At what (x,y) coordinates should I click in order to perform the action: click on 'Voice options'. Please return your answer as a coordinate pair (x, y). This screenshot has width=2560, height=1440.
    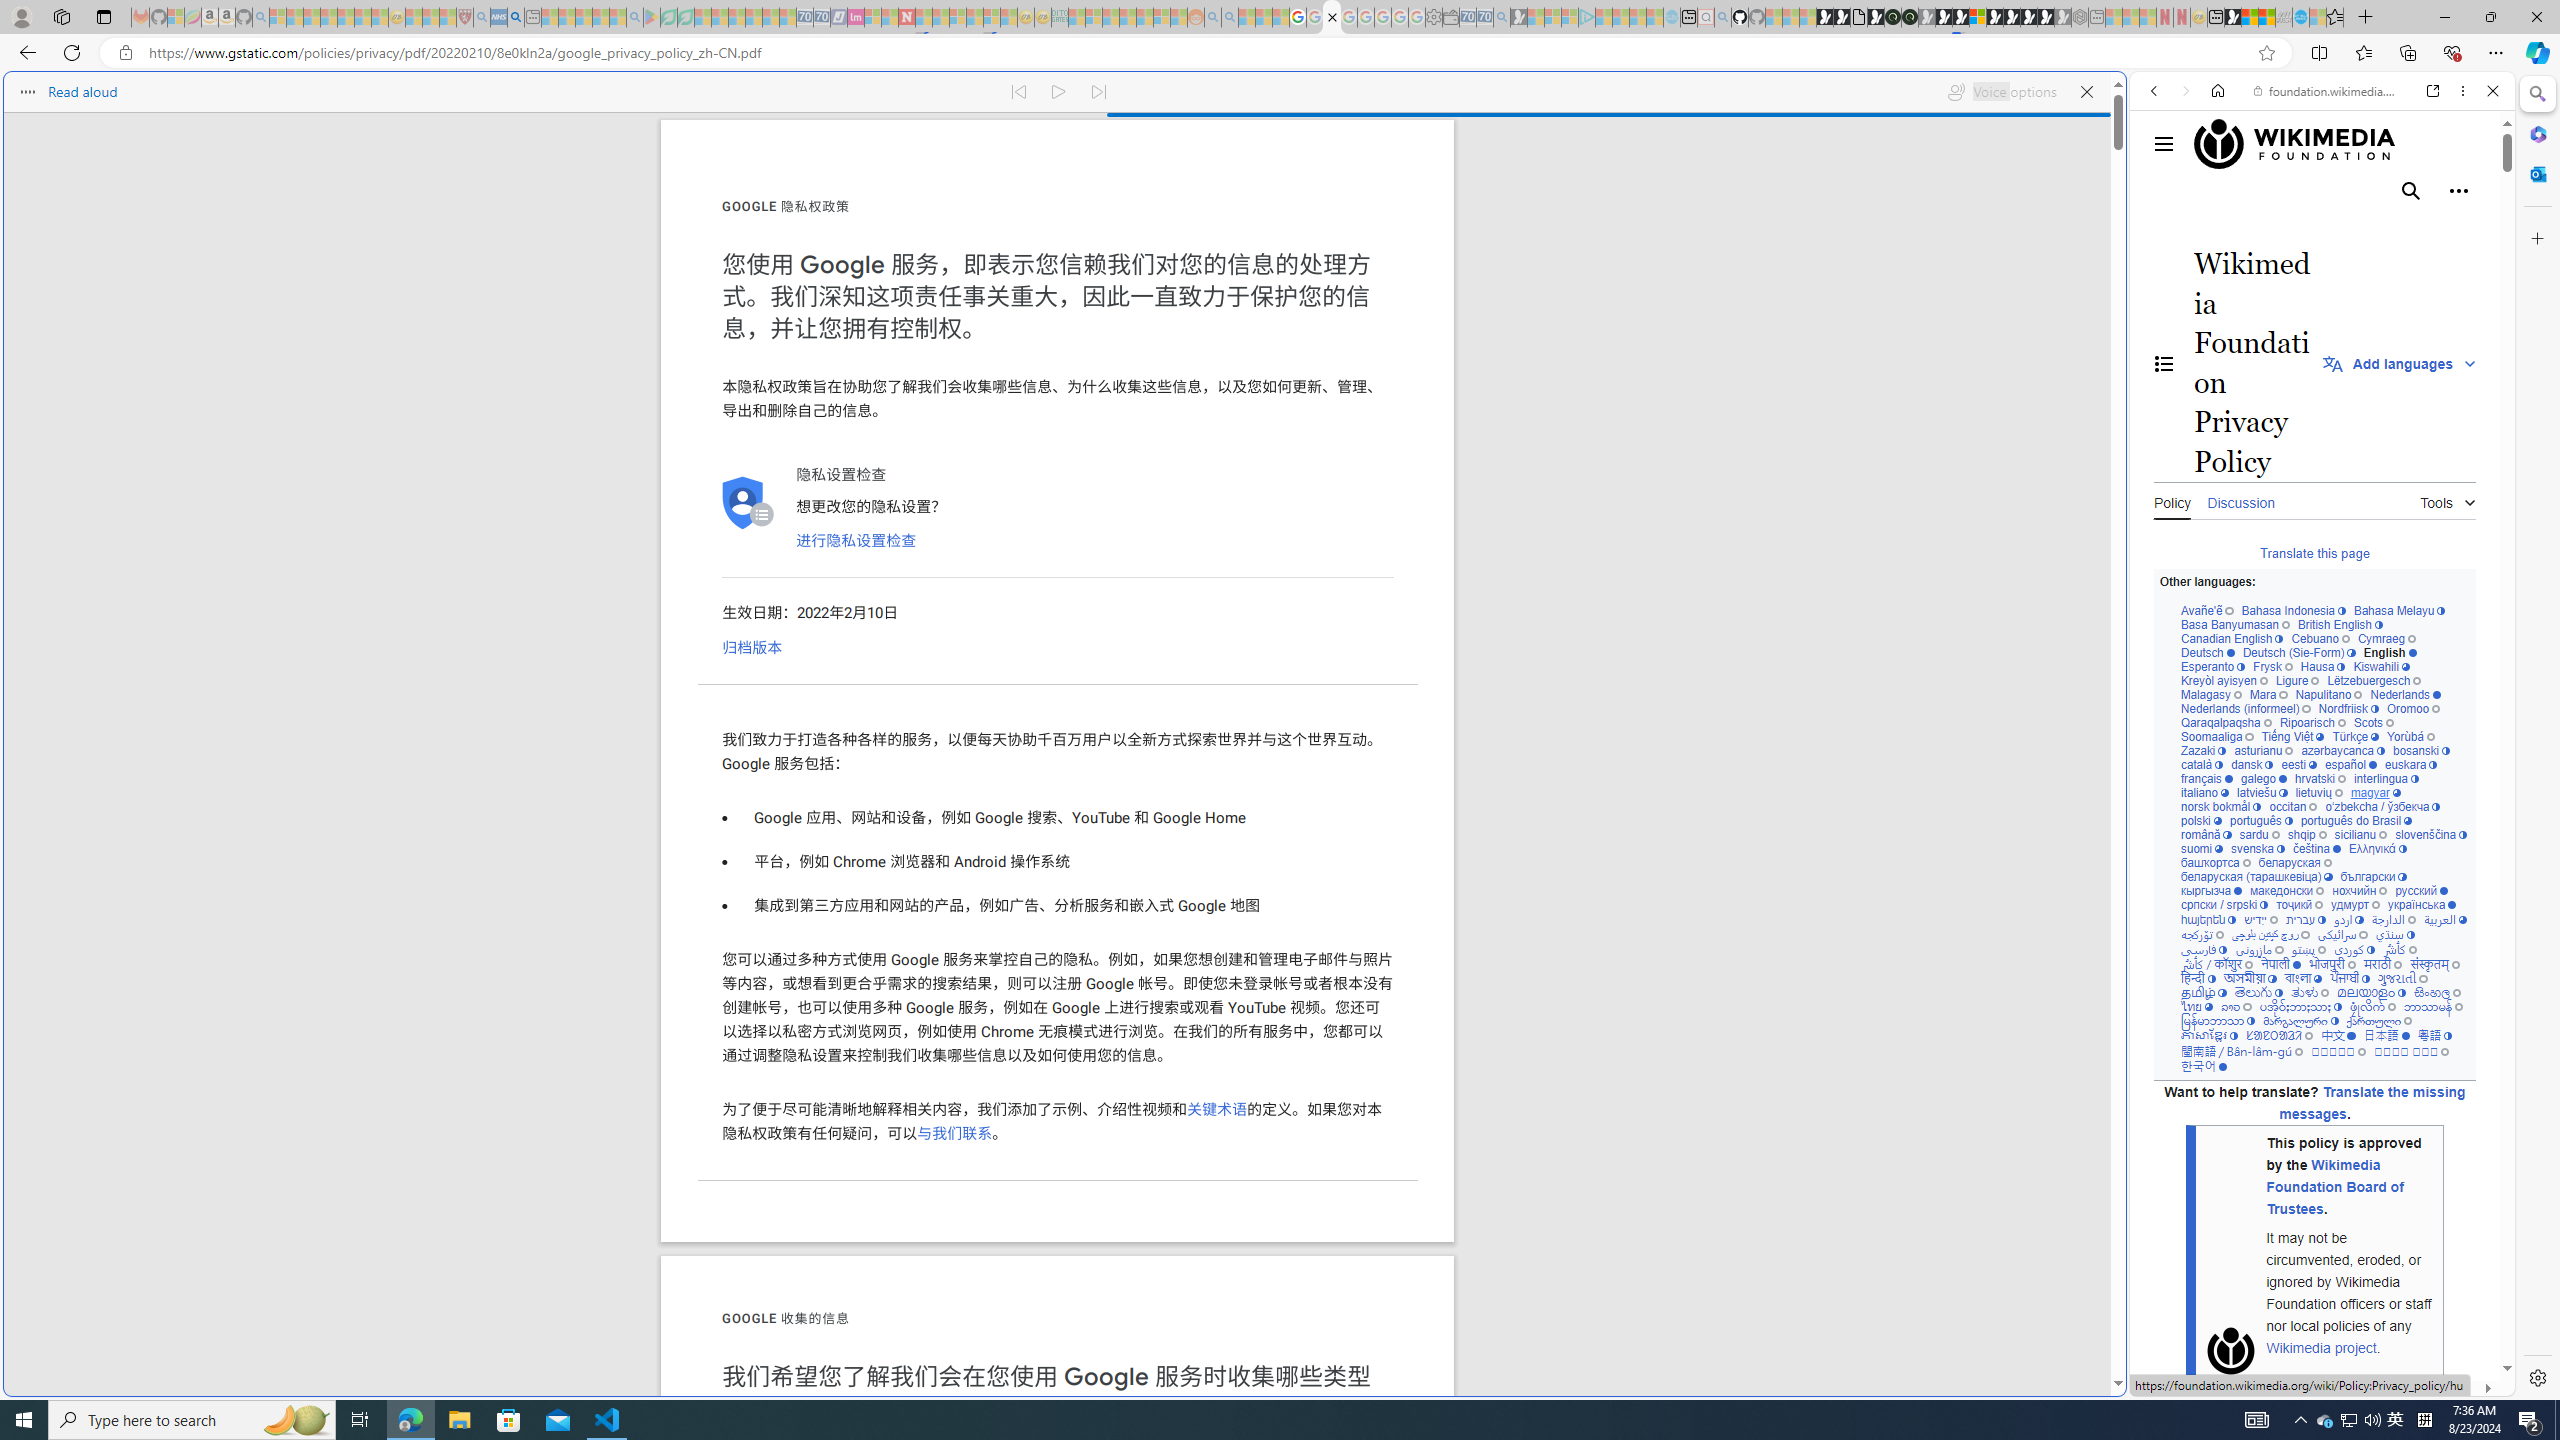
    Looking at the image, I should click on (2001, 91).